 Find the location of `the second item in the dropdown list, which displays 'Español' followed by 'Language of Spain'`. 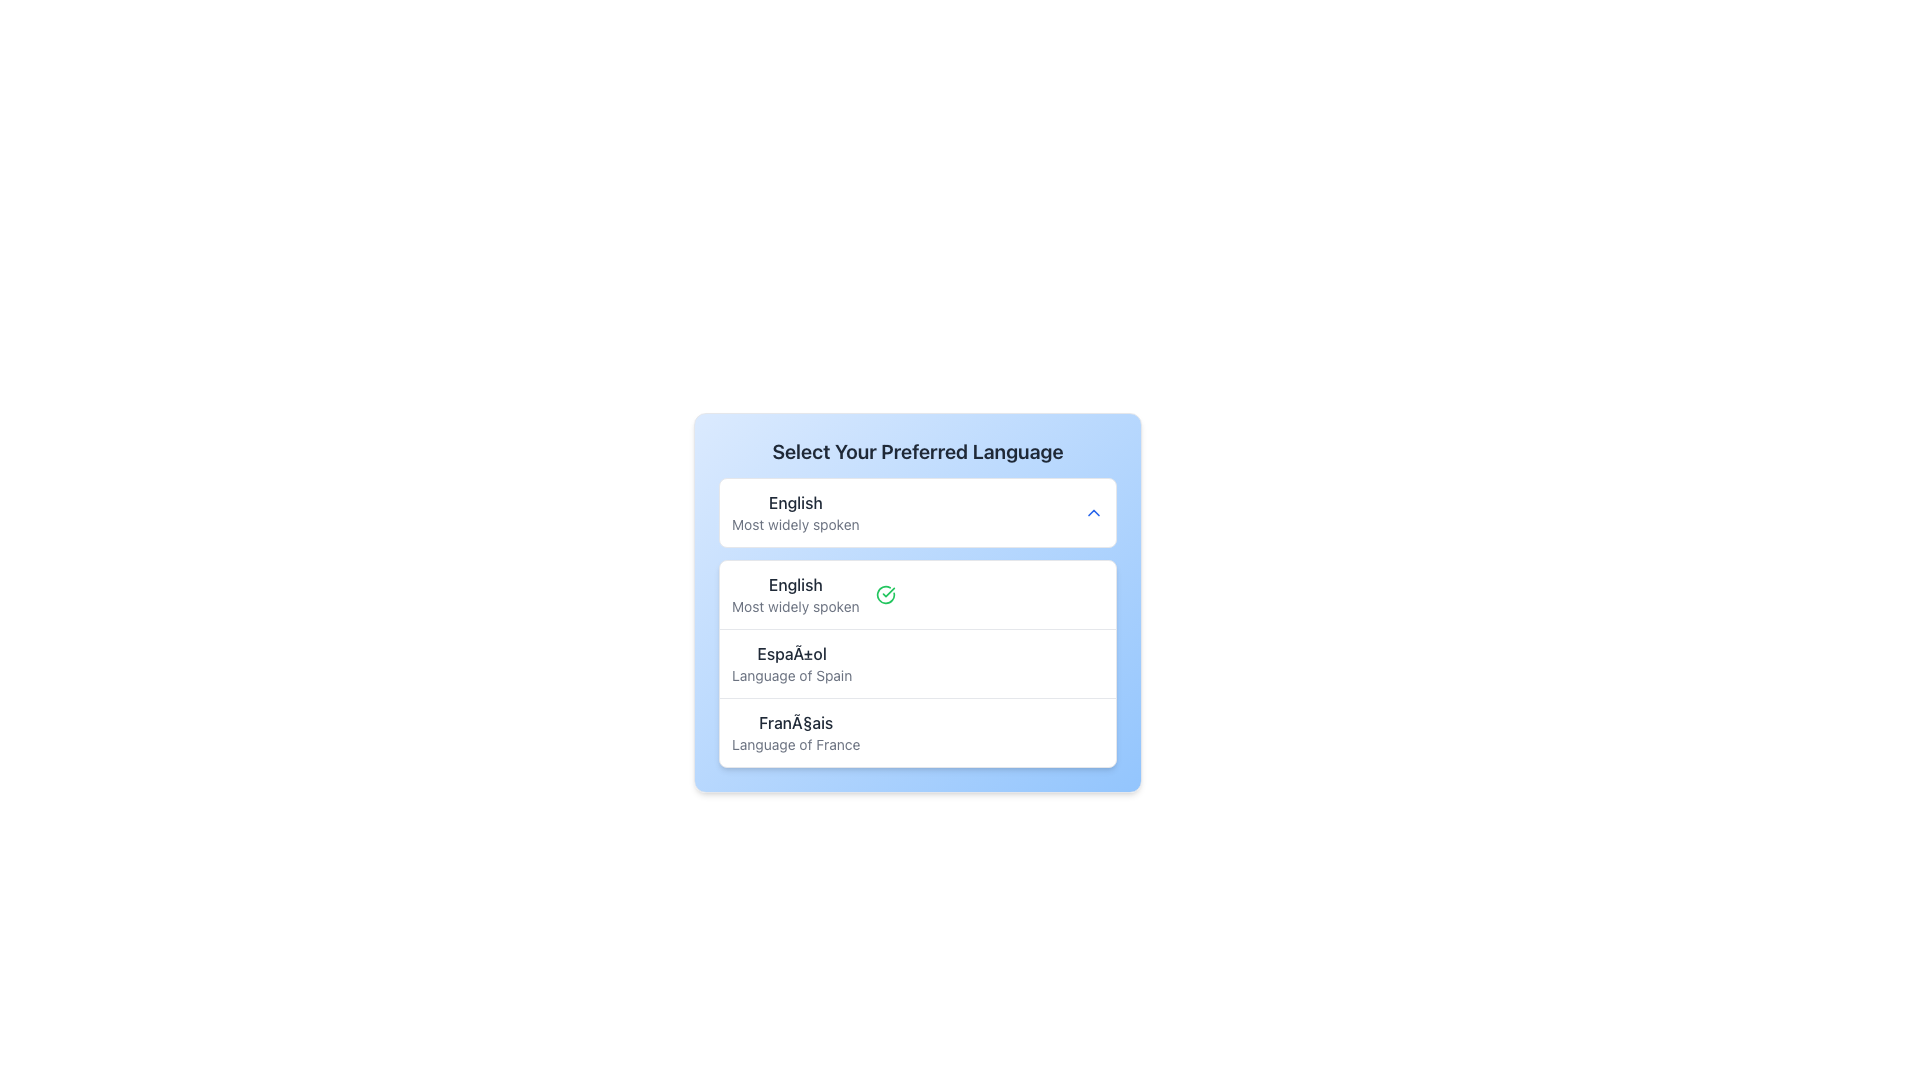

the second item in the dropdown list, which displays 'Español' followed by 'Language of Spain' is located at coordinates (916, 663).